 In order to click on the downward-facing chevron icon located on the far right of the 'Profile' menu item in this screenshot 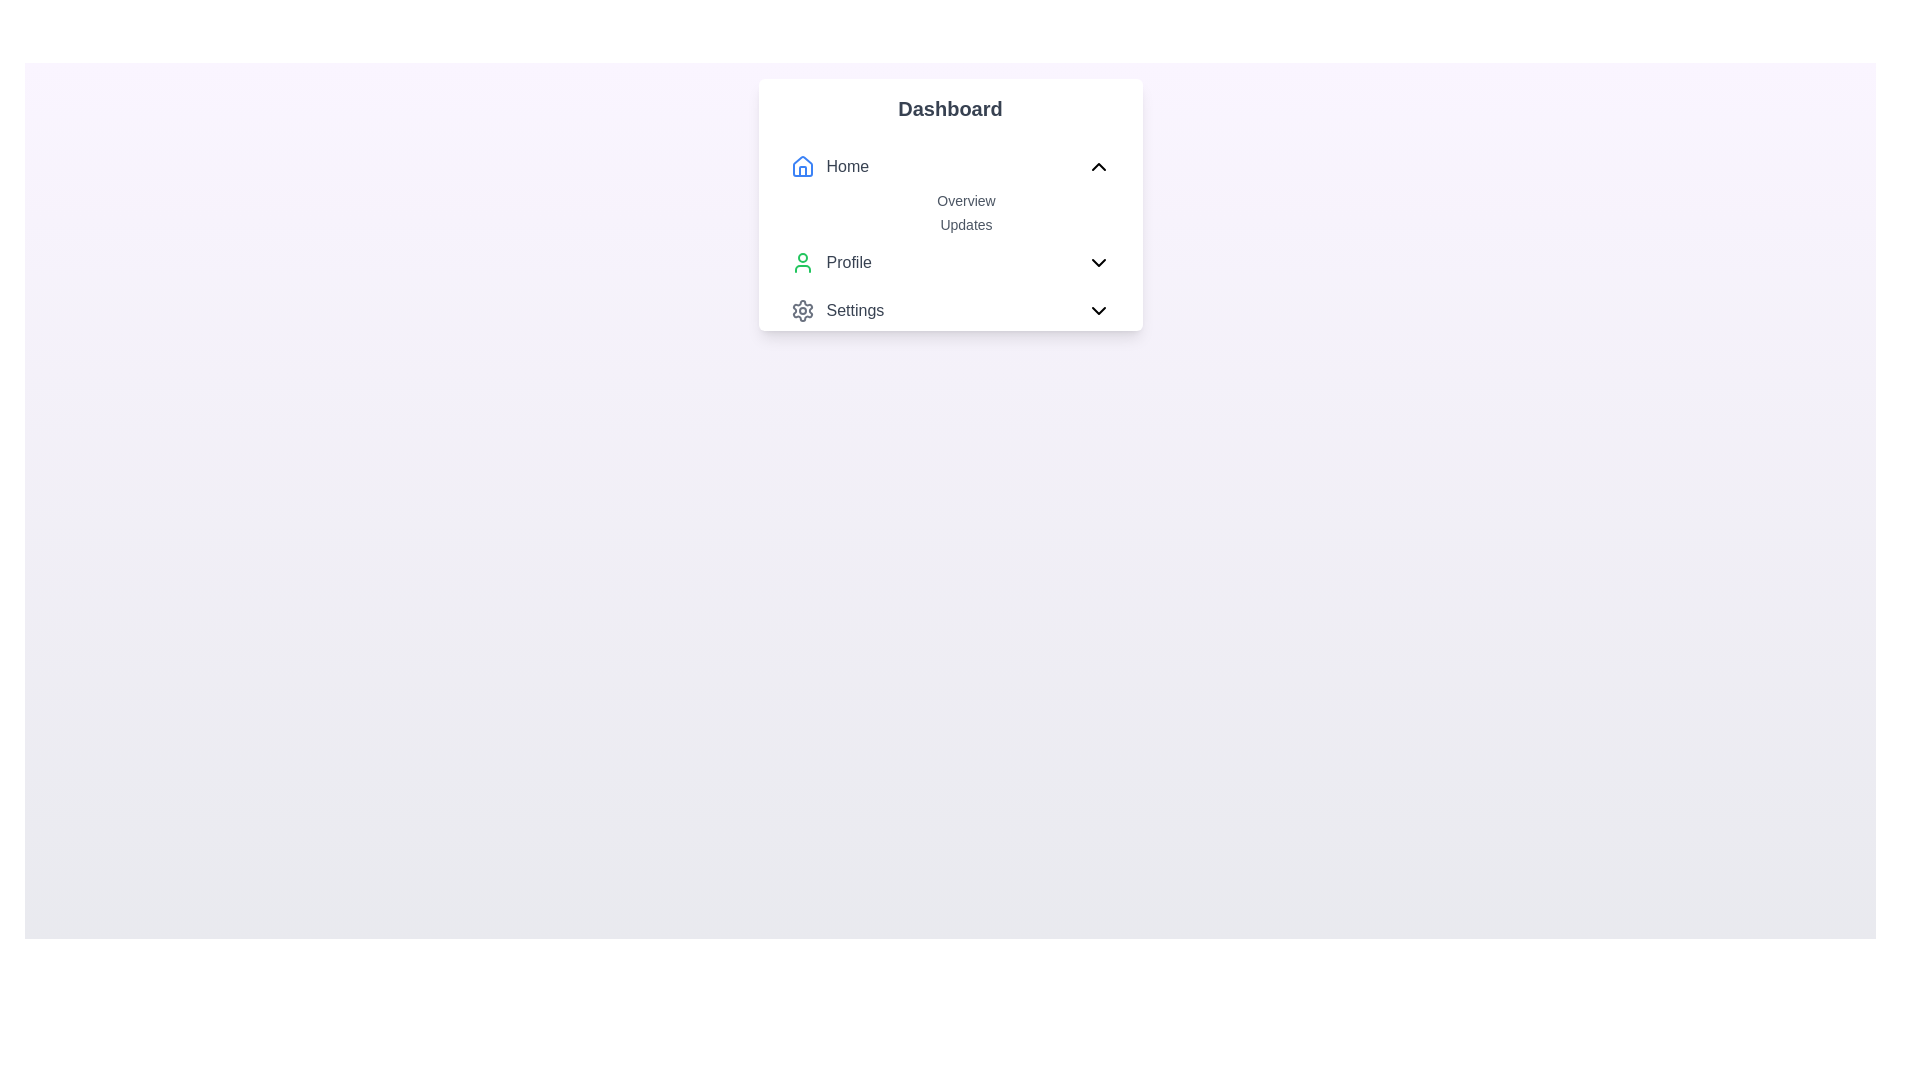, I will do `click(1097, 261)`.